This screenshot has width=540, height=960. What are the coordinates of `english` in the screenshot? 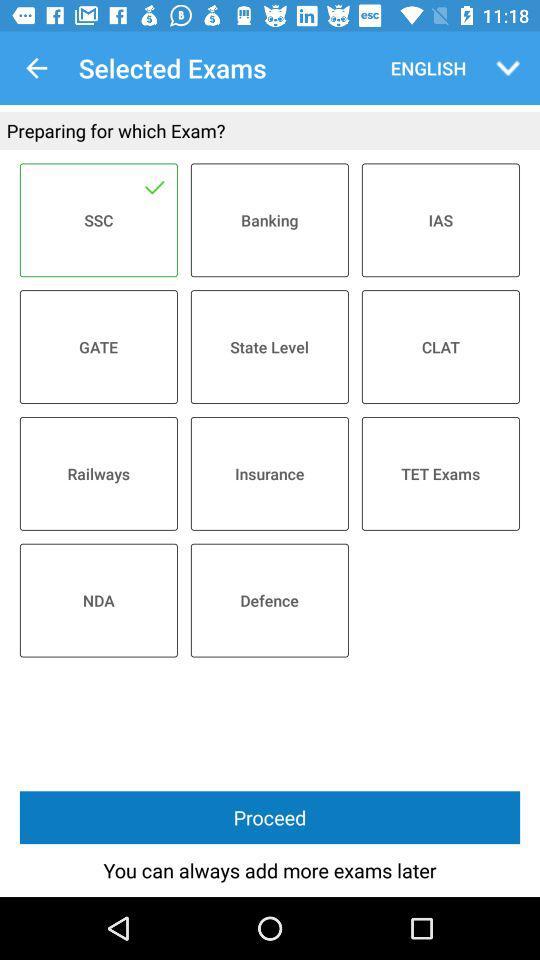 It's located at (423, 68).